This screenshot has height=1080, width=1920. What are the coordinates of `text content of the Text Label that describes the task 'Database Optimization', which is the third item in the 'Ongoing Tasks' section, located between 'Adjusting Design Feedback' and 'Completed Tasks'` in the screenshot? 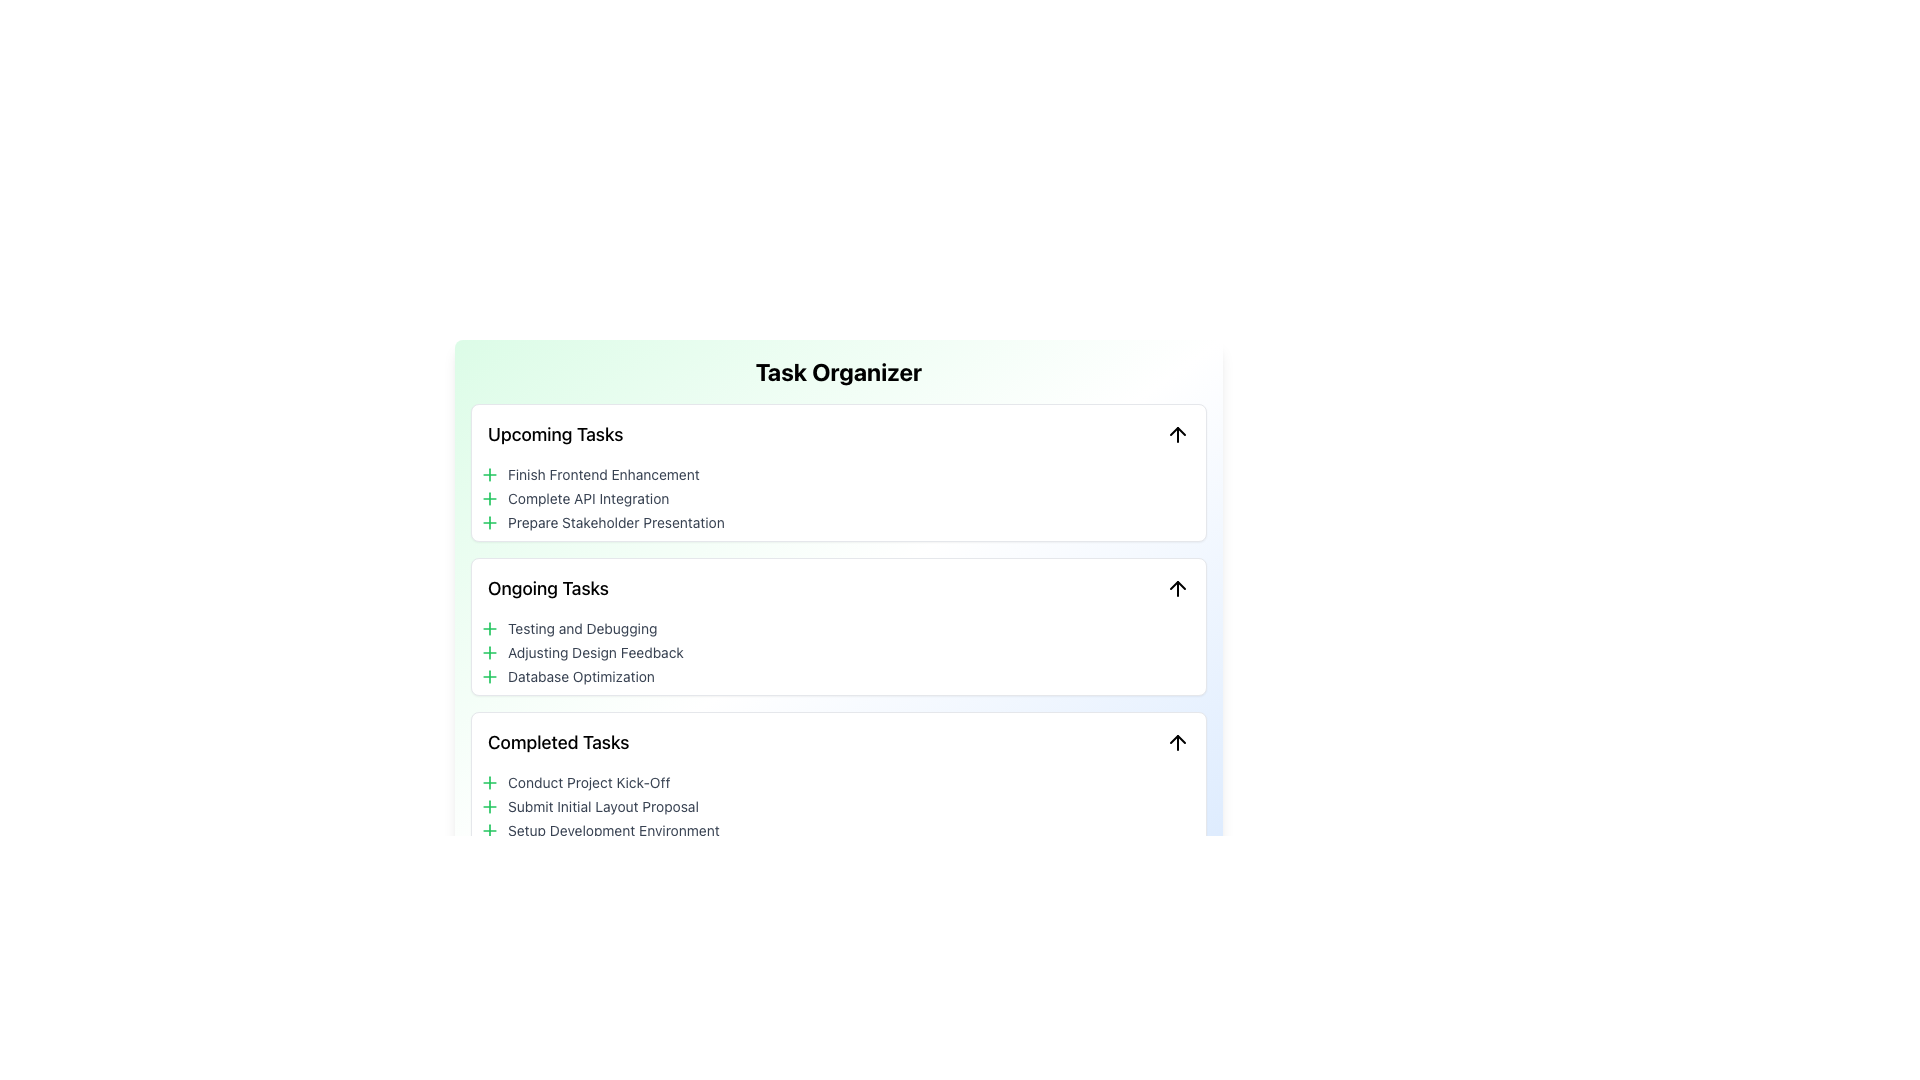 It's located at (580, 676).